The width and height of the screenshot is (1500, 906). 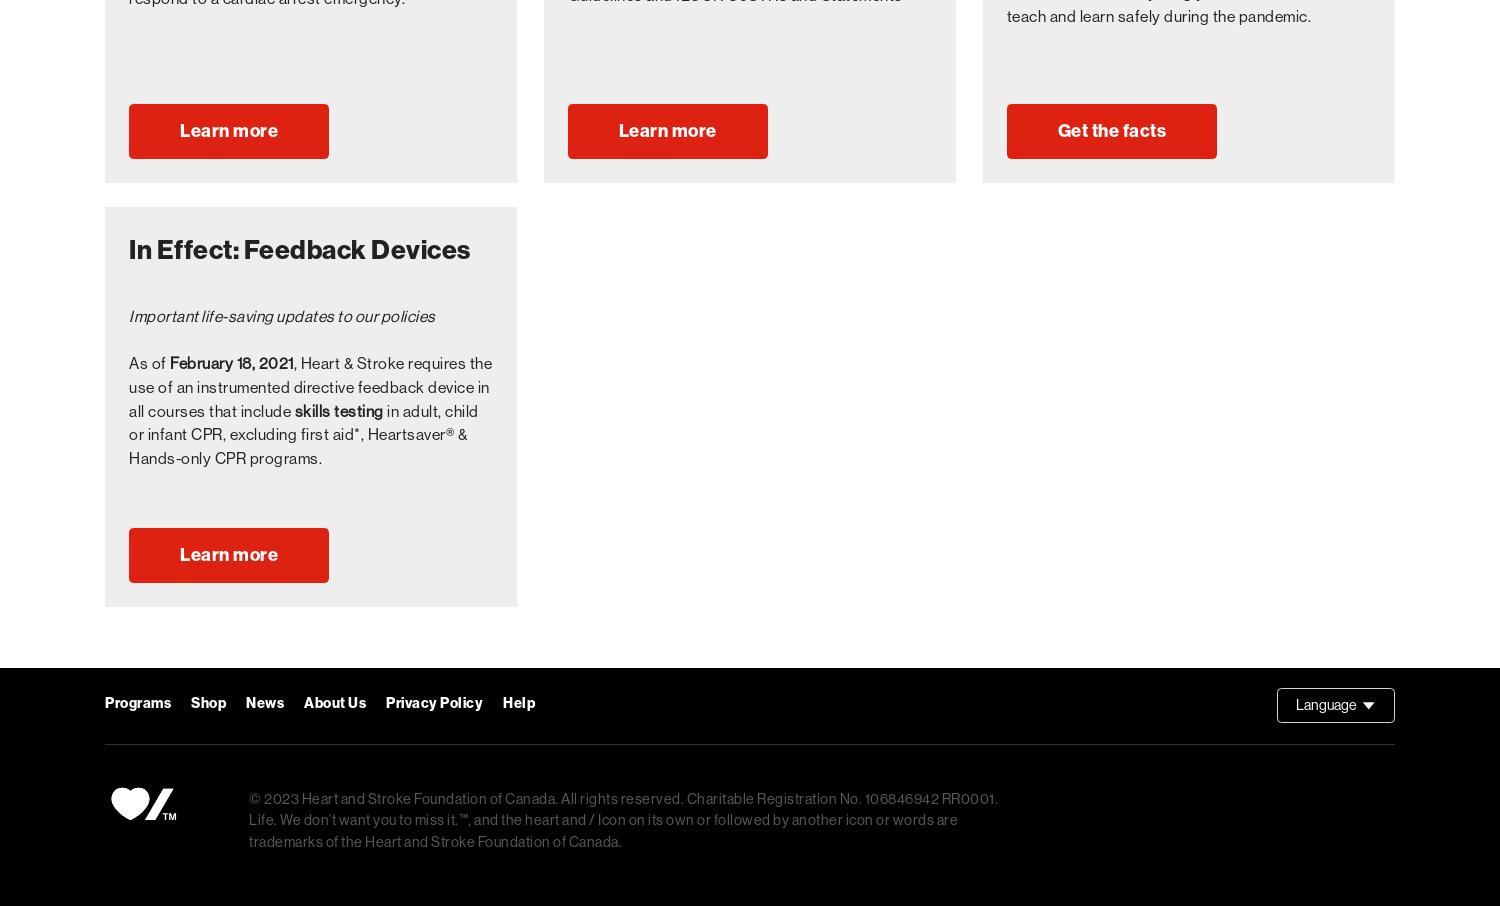 I want to click on 'skills testing', so click(x=337, y=410).